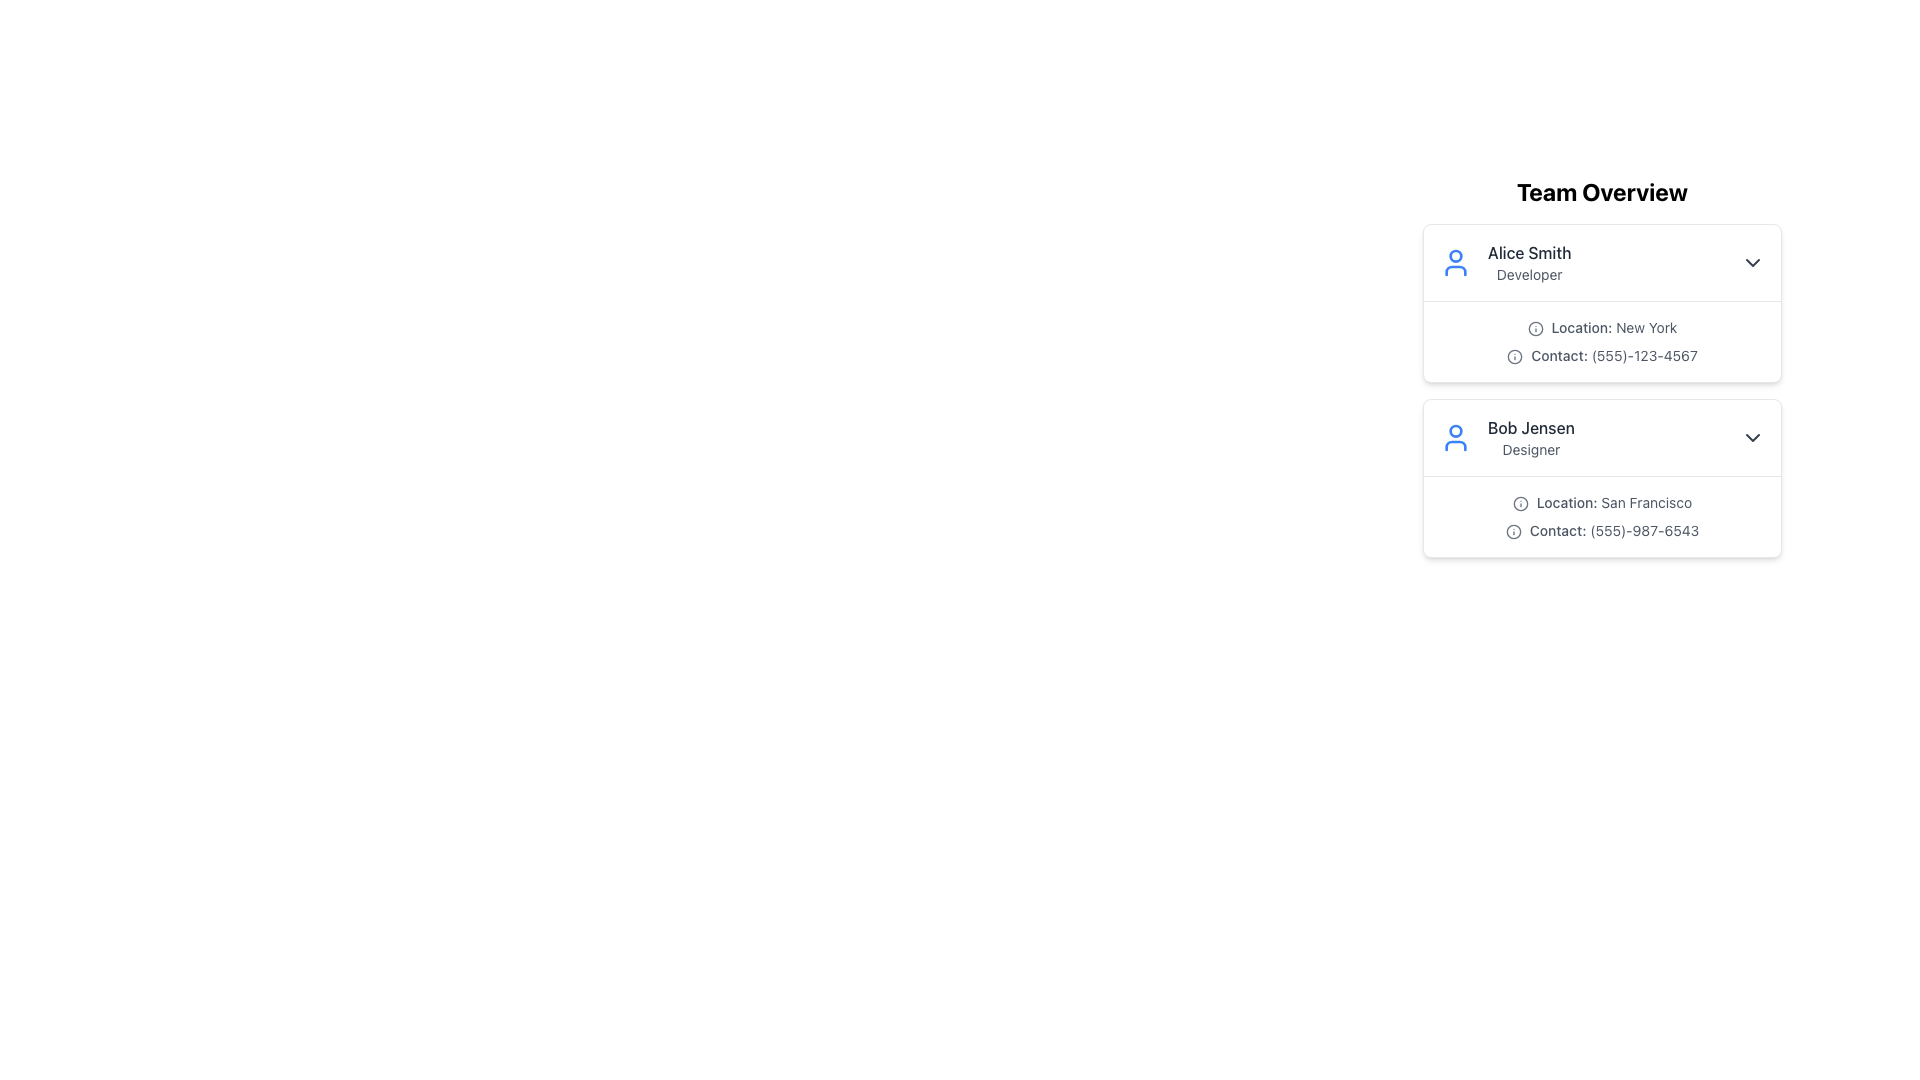 The image size is (1920, 1080). I want to click on the Text Display element that shows 'Location: New York' with an information icon to the left, located below the header 'Alice Smith Developer', so click(1602, 326).